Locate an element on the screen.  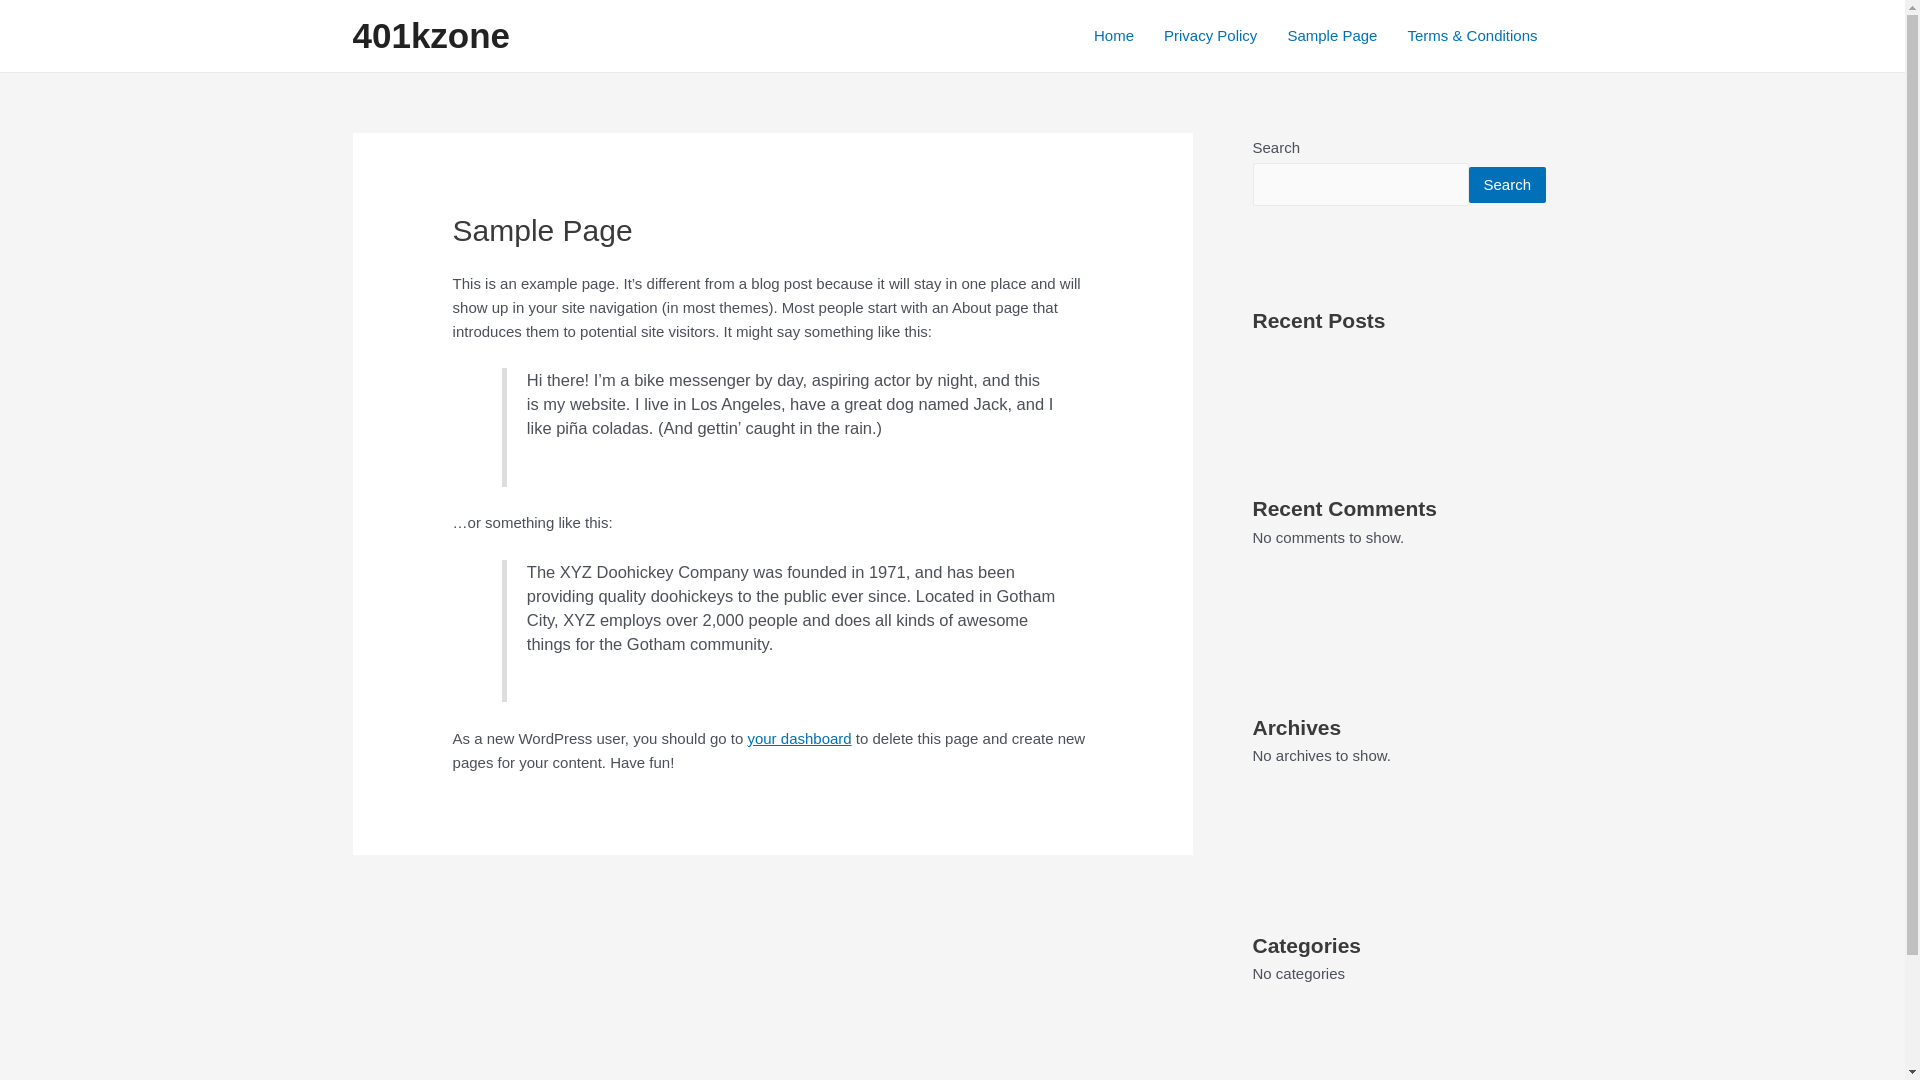
'Search' is located at coordinates (1507, 184).